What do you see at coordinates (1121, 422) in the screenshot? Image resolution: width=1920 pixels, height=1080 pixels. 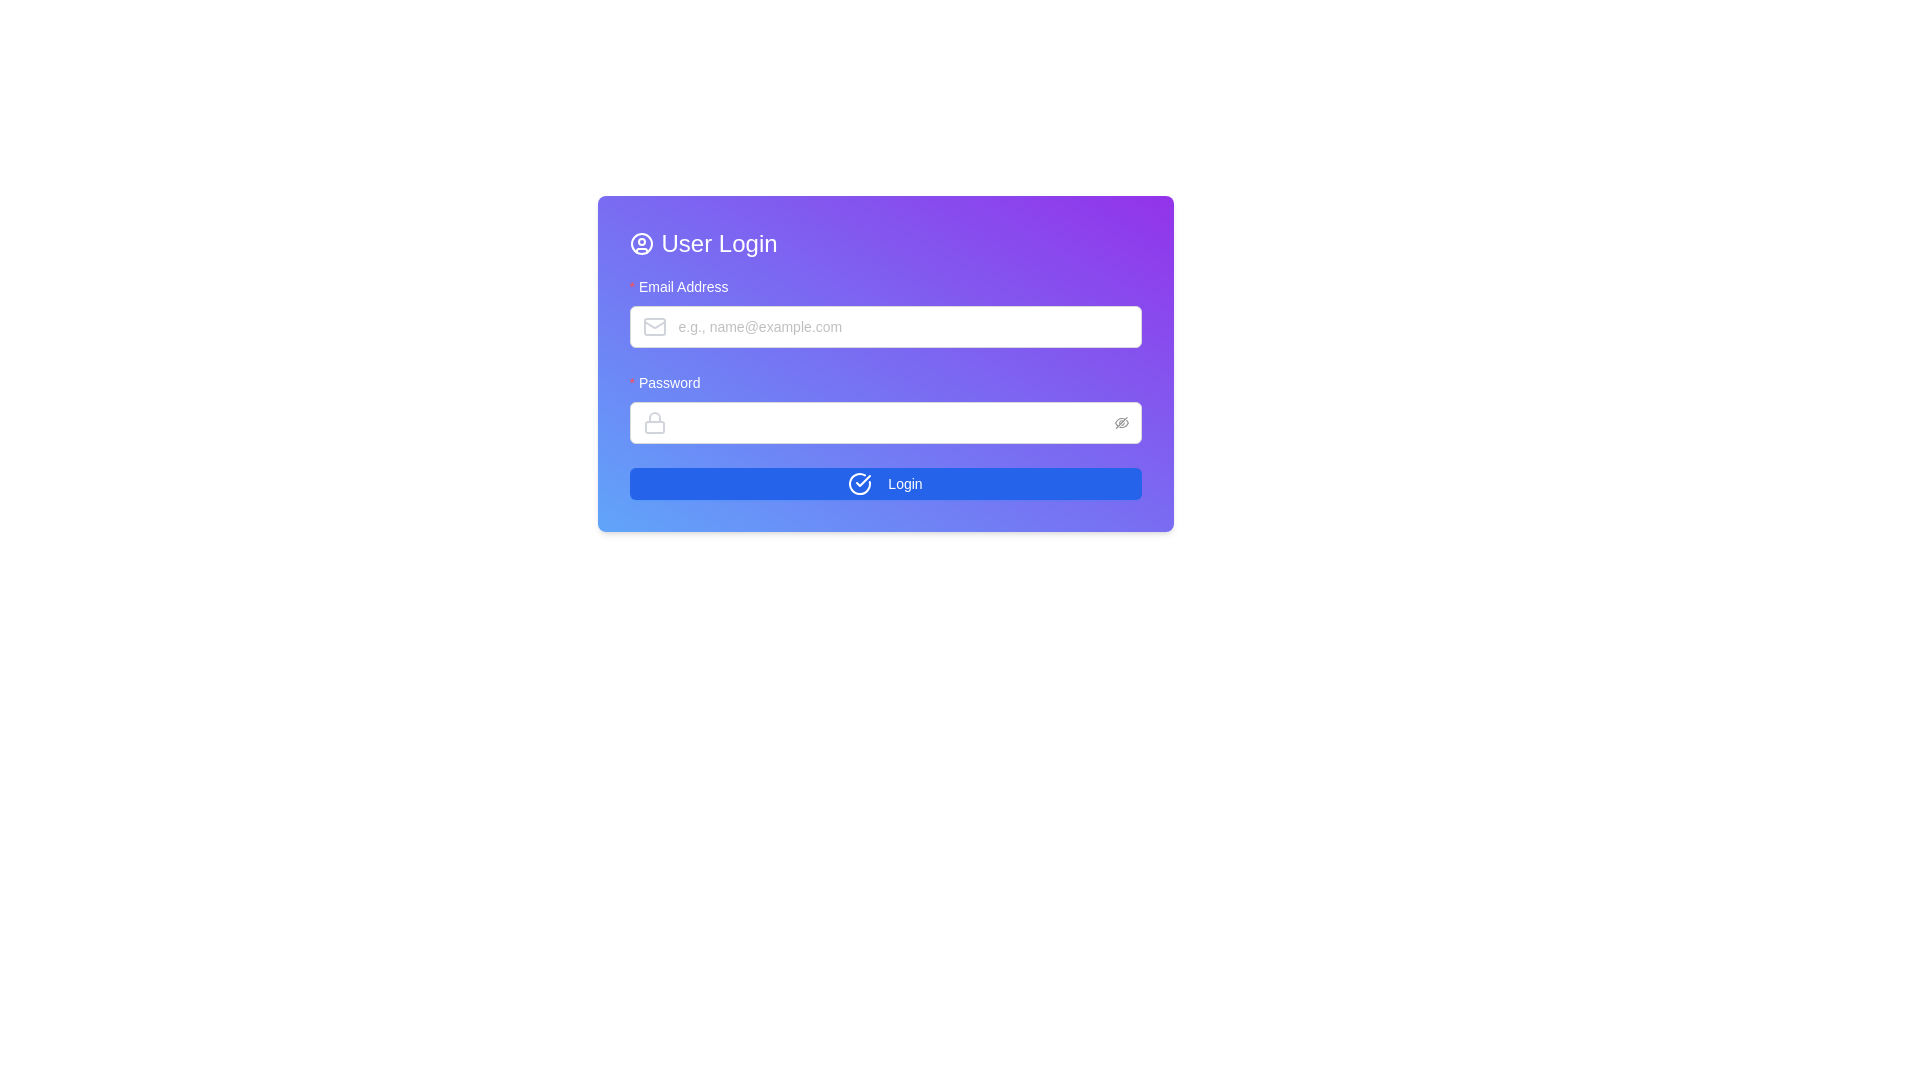 I see `the icon button with a crossed-eye symbol located at the right-hand edge of the password input field` at bounding box center [1121, 422].